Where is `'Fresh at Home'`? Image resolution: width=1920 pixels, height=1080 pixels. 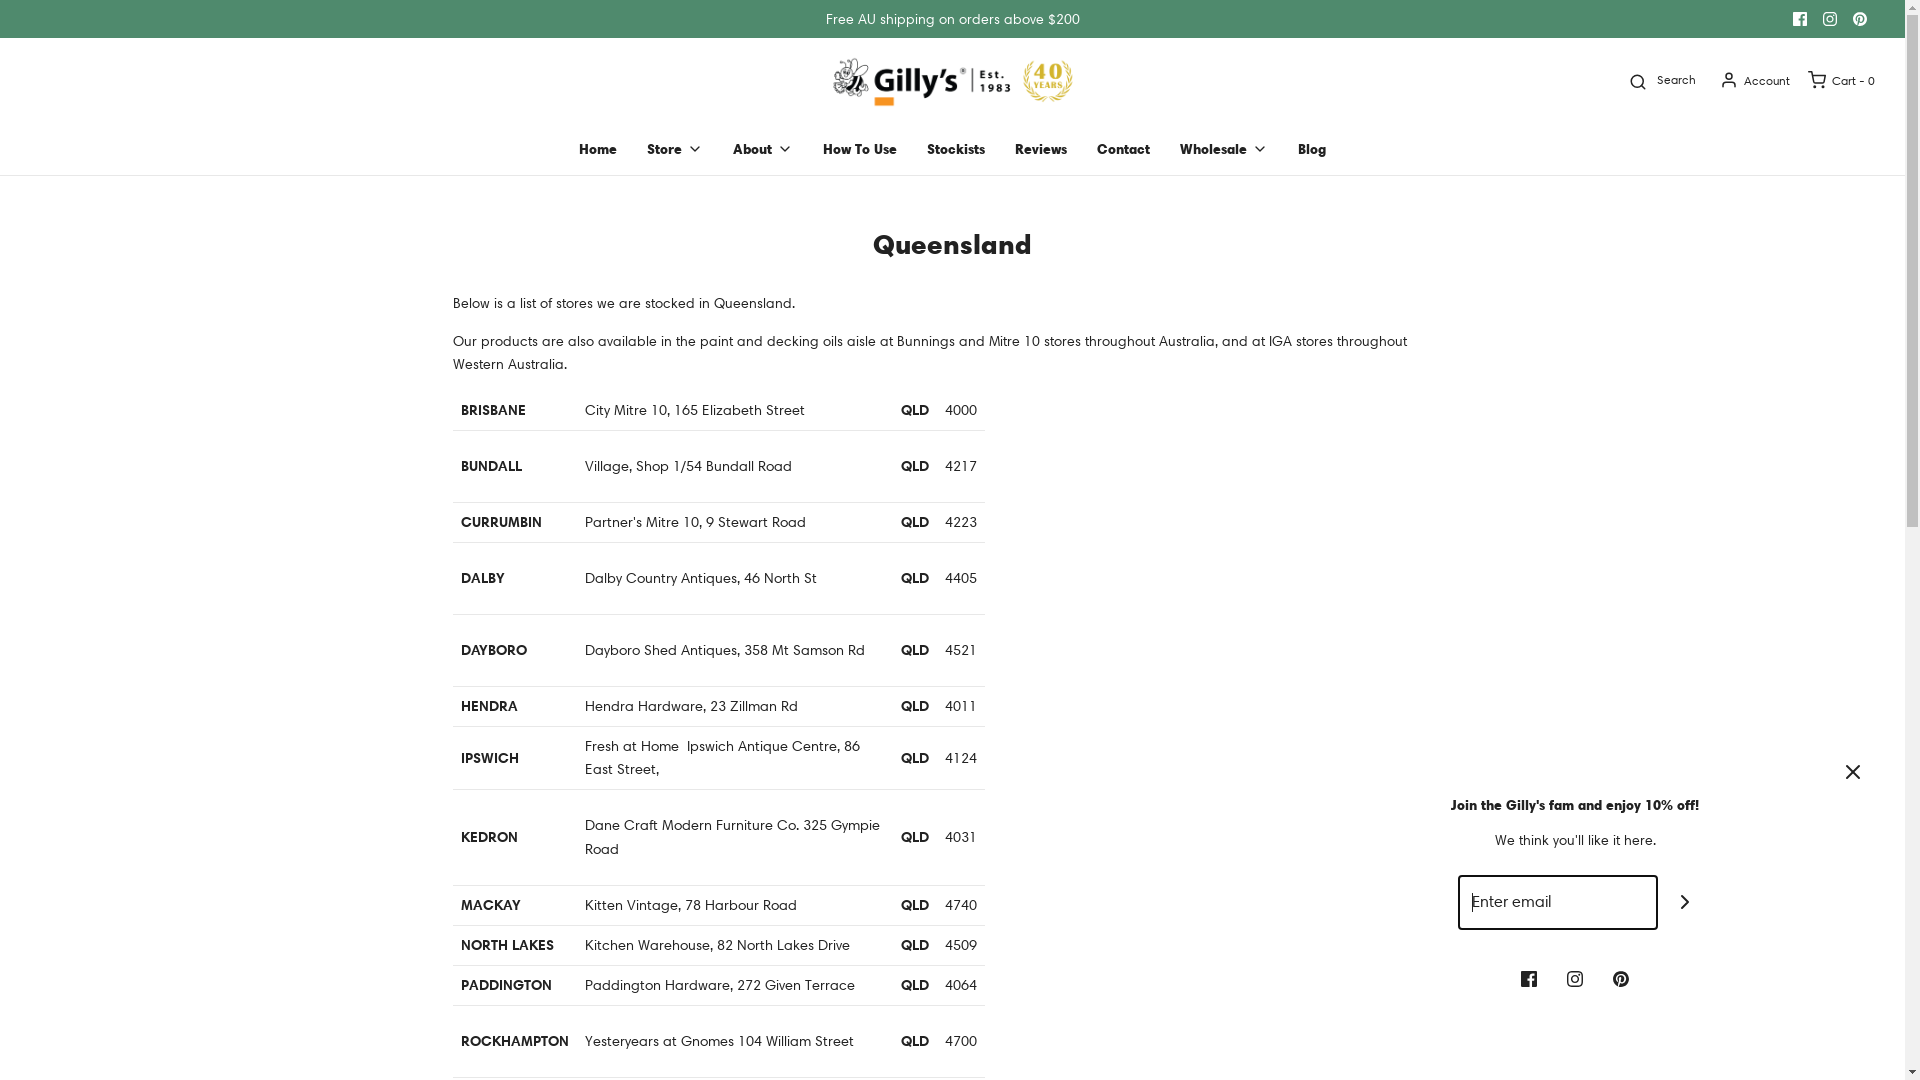
'Fresh at Home' is located at coordinates (629, 745).